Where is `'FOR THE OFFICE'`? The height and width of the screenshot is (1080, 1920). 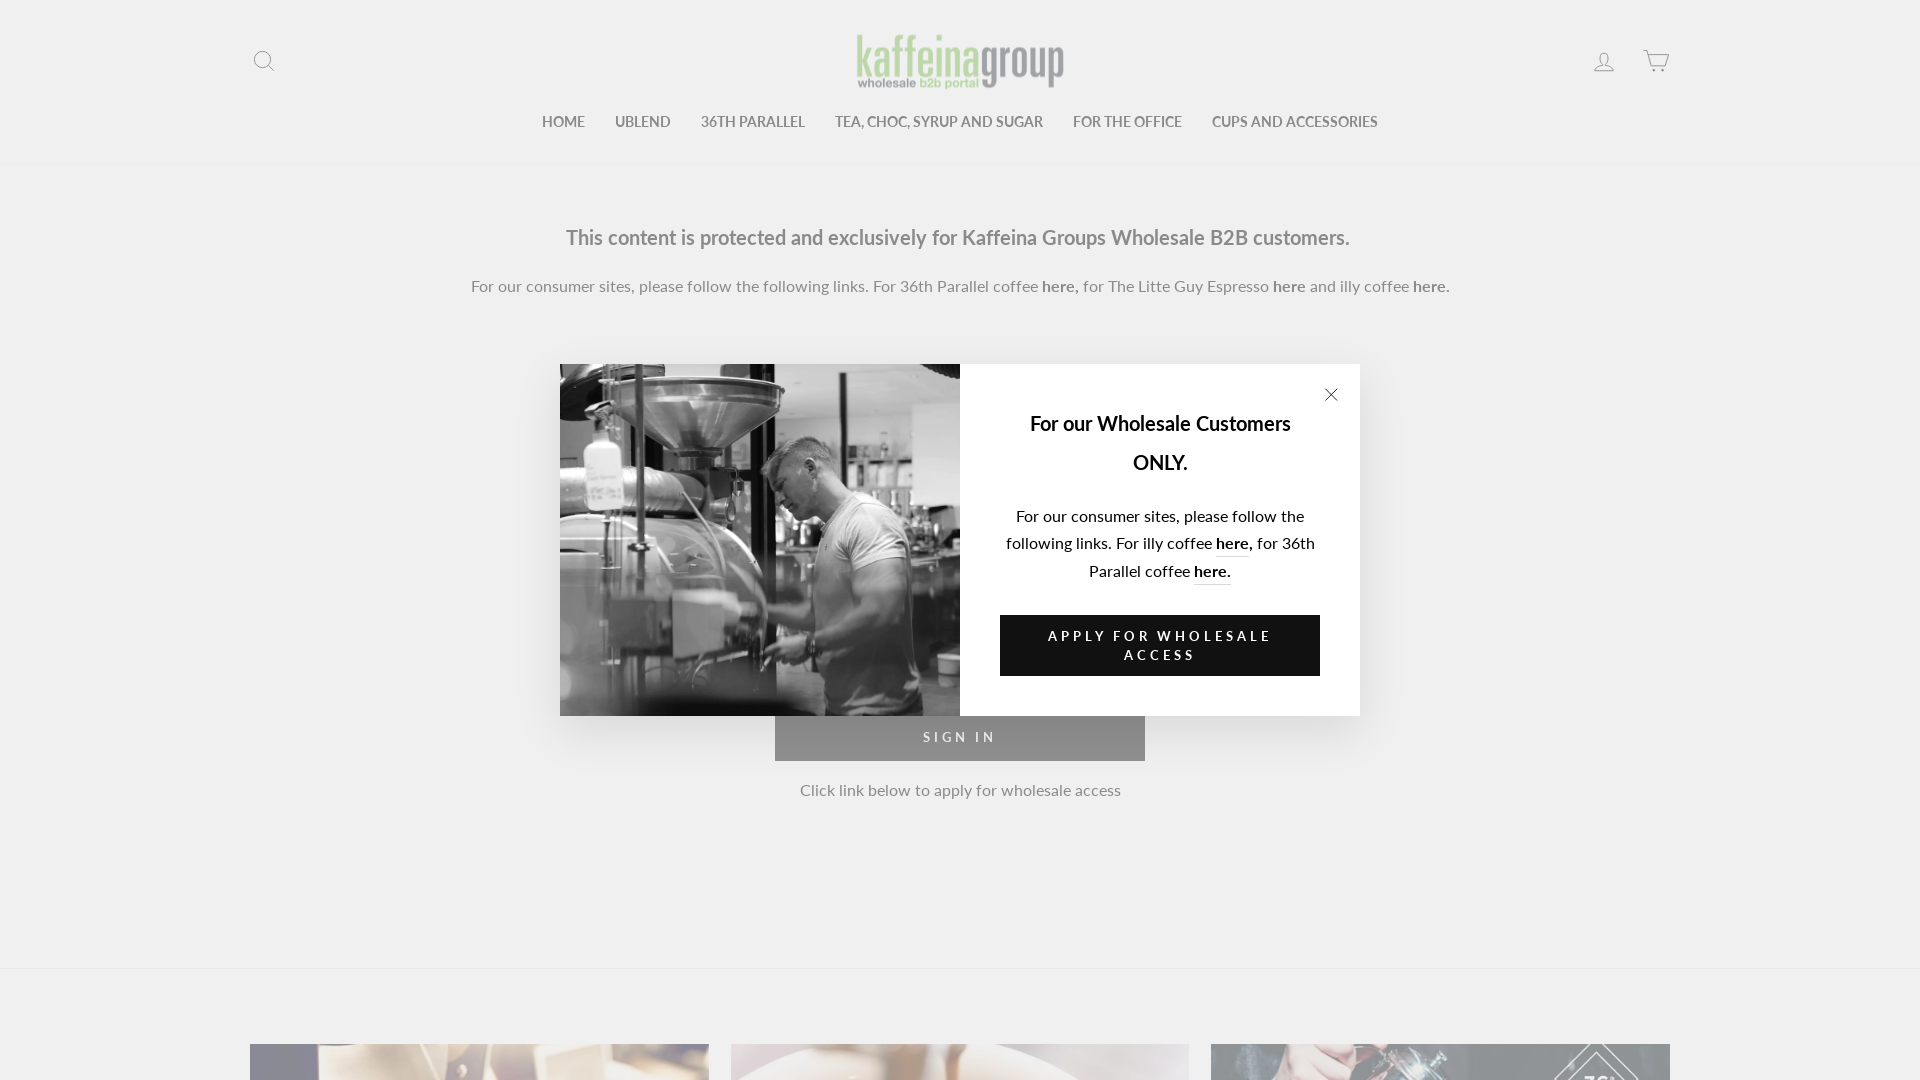
'FOR THE OFFICE' is located at coordinates (1056, 122).